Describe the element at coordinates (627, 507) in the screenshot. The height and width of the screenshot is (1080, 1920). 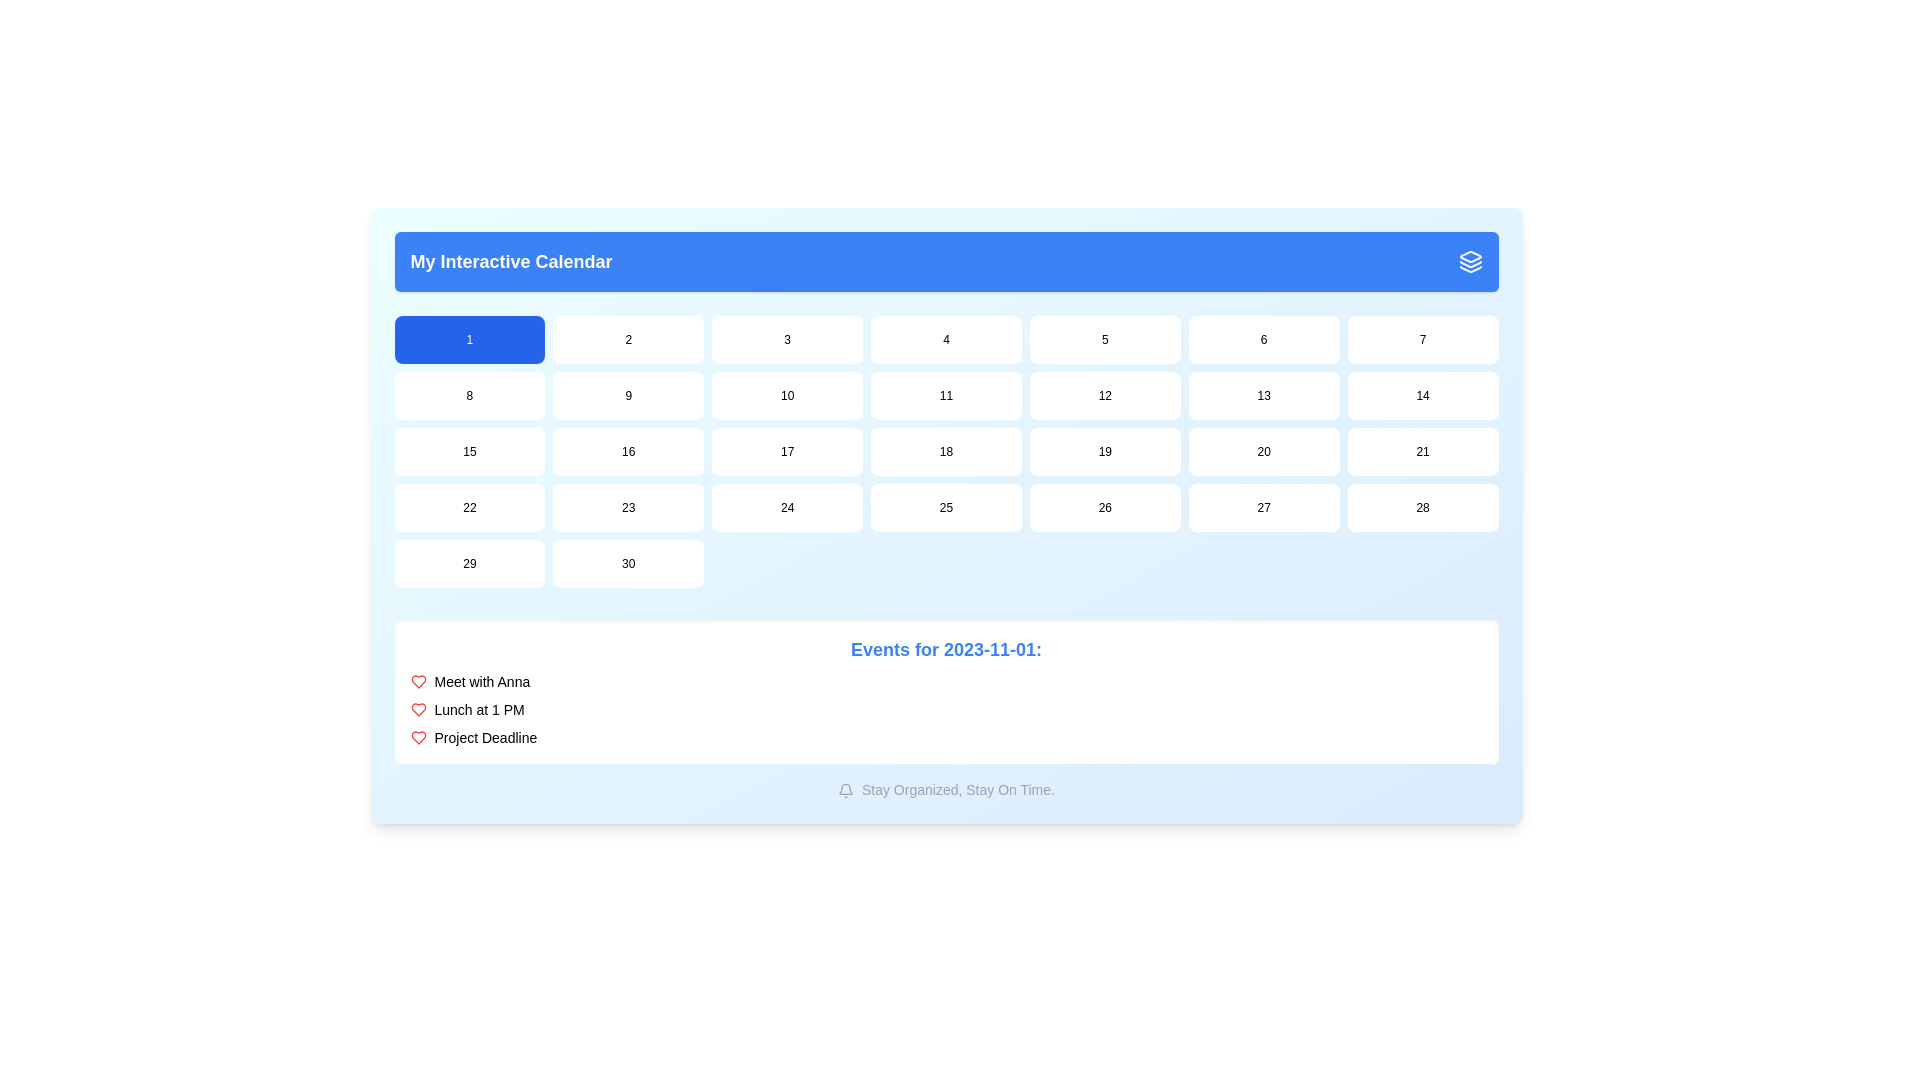
I see `the small rectangular button with rounded corners that displays the number '23' in black text, located` at that location.